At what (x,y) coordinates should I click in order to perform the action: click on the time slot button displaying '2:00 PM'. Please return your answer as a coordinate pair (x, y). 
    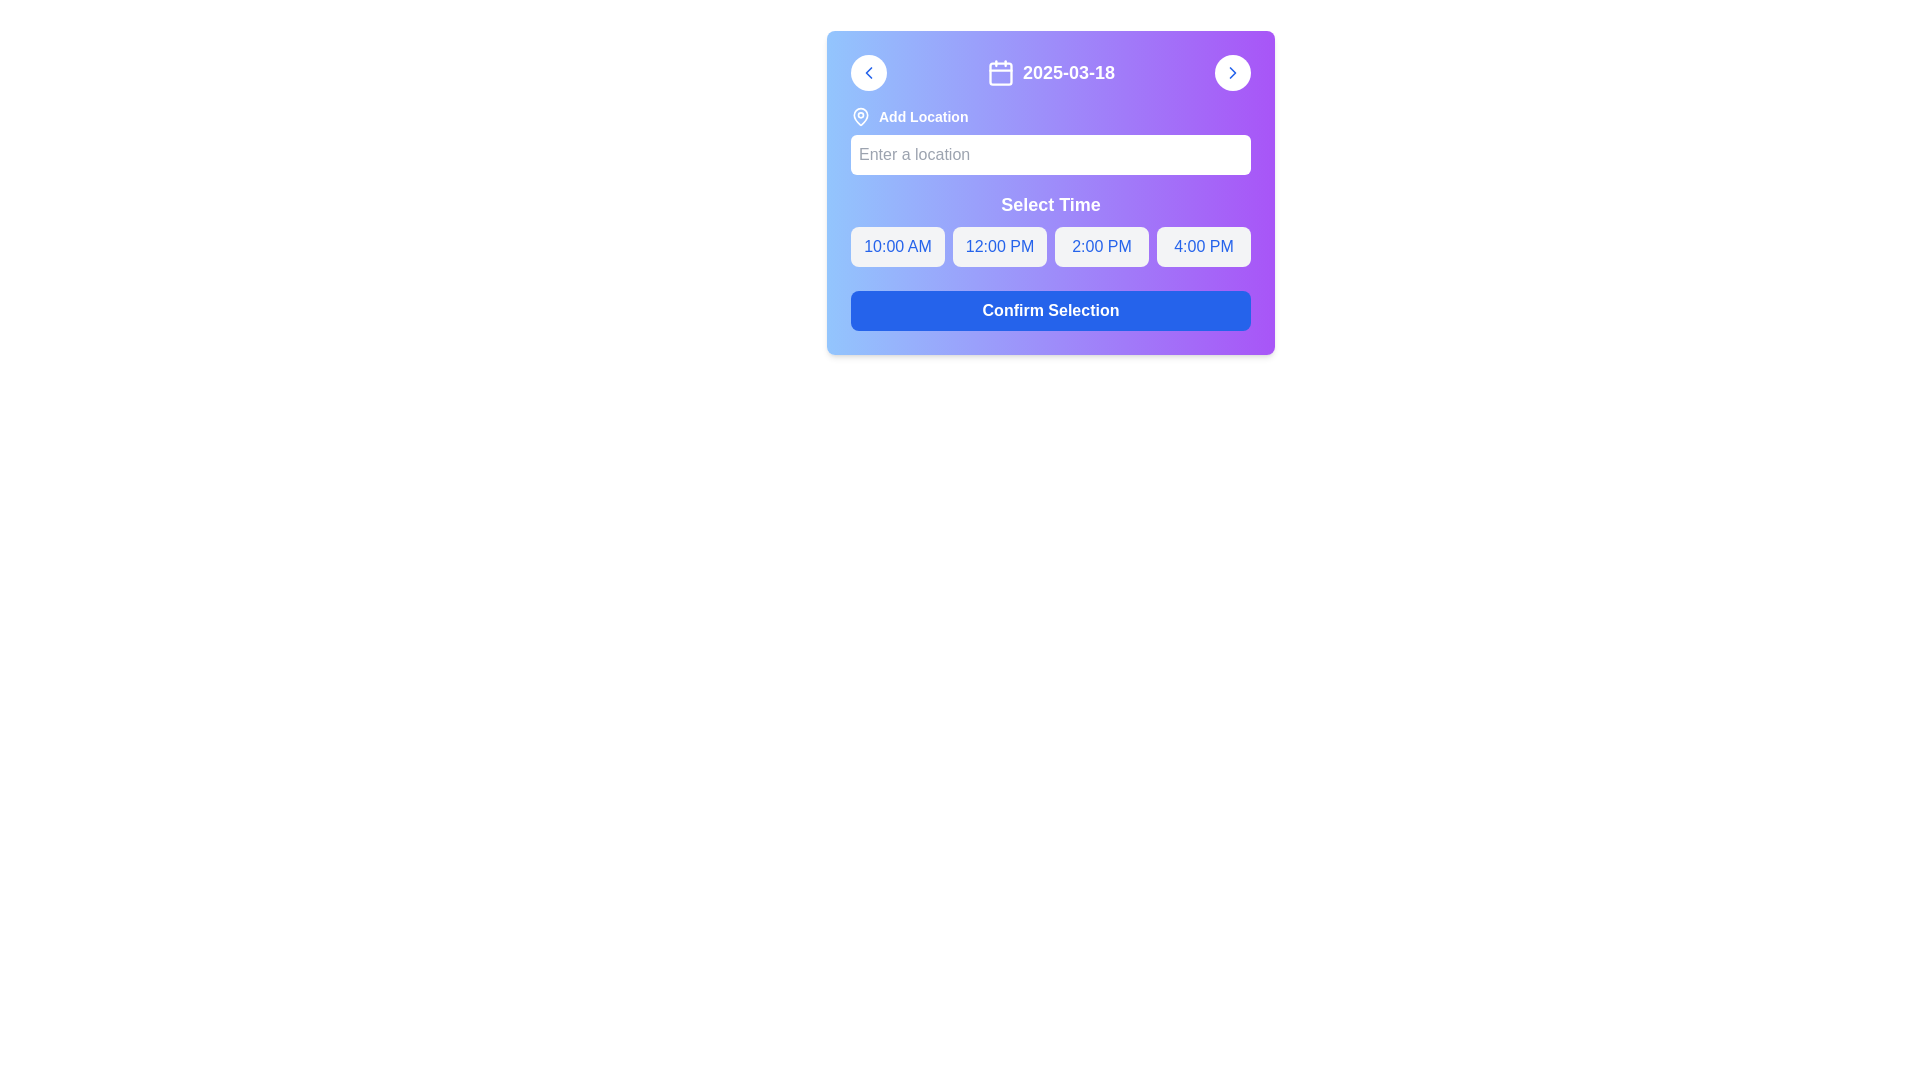
    Looking at the image, I should click on (1050, 227).